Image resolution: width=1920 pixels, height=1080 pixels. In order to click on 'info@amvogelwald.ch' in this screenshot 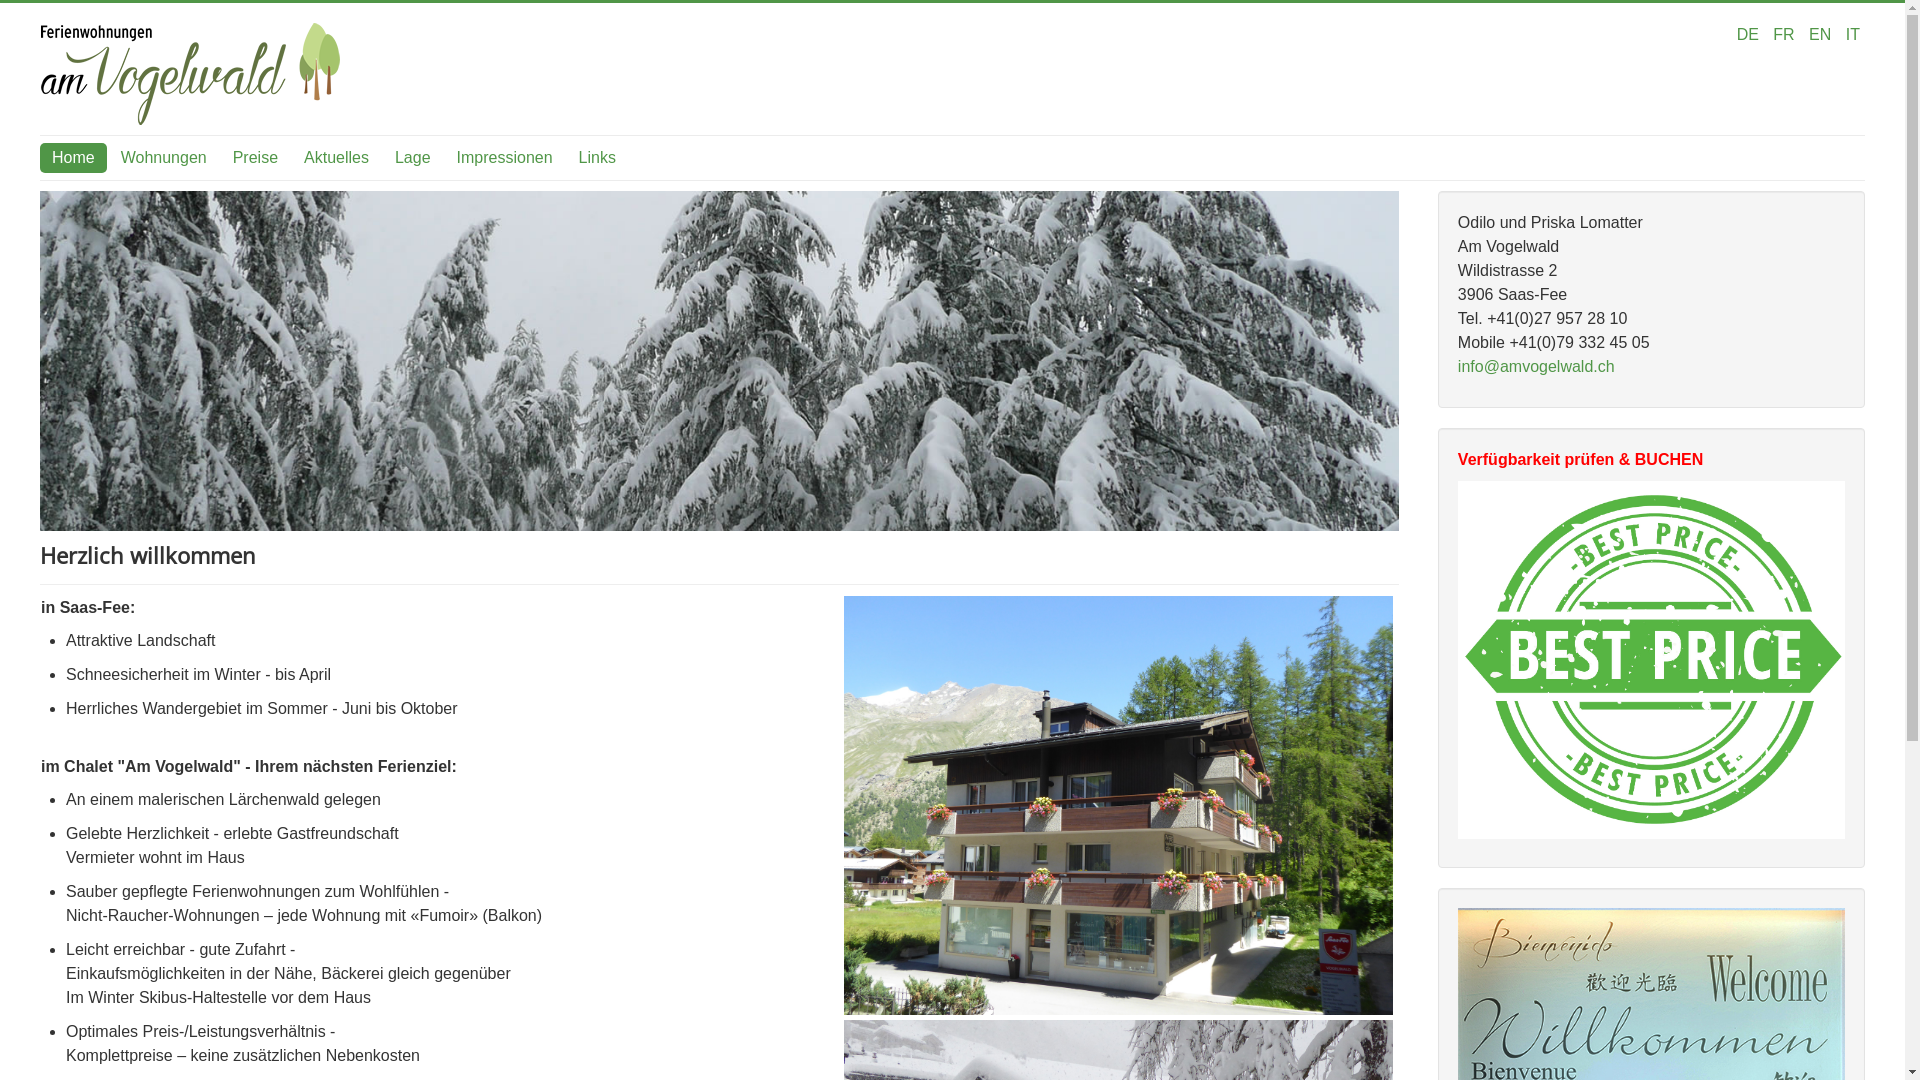, I will do `click(1535, 366)`.